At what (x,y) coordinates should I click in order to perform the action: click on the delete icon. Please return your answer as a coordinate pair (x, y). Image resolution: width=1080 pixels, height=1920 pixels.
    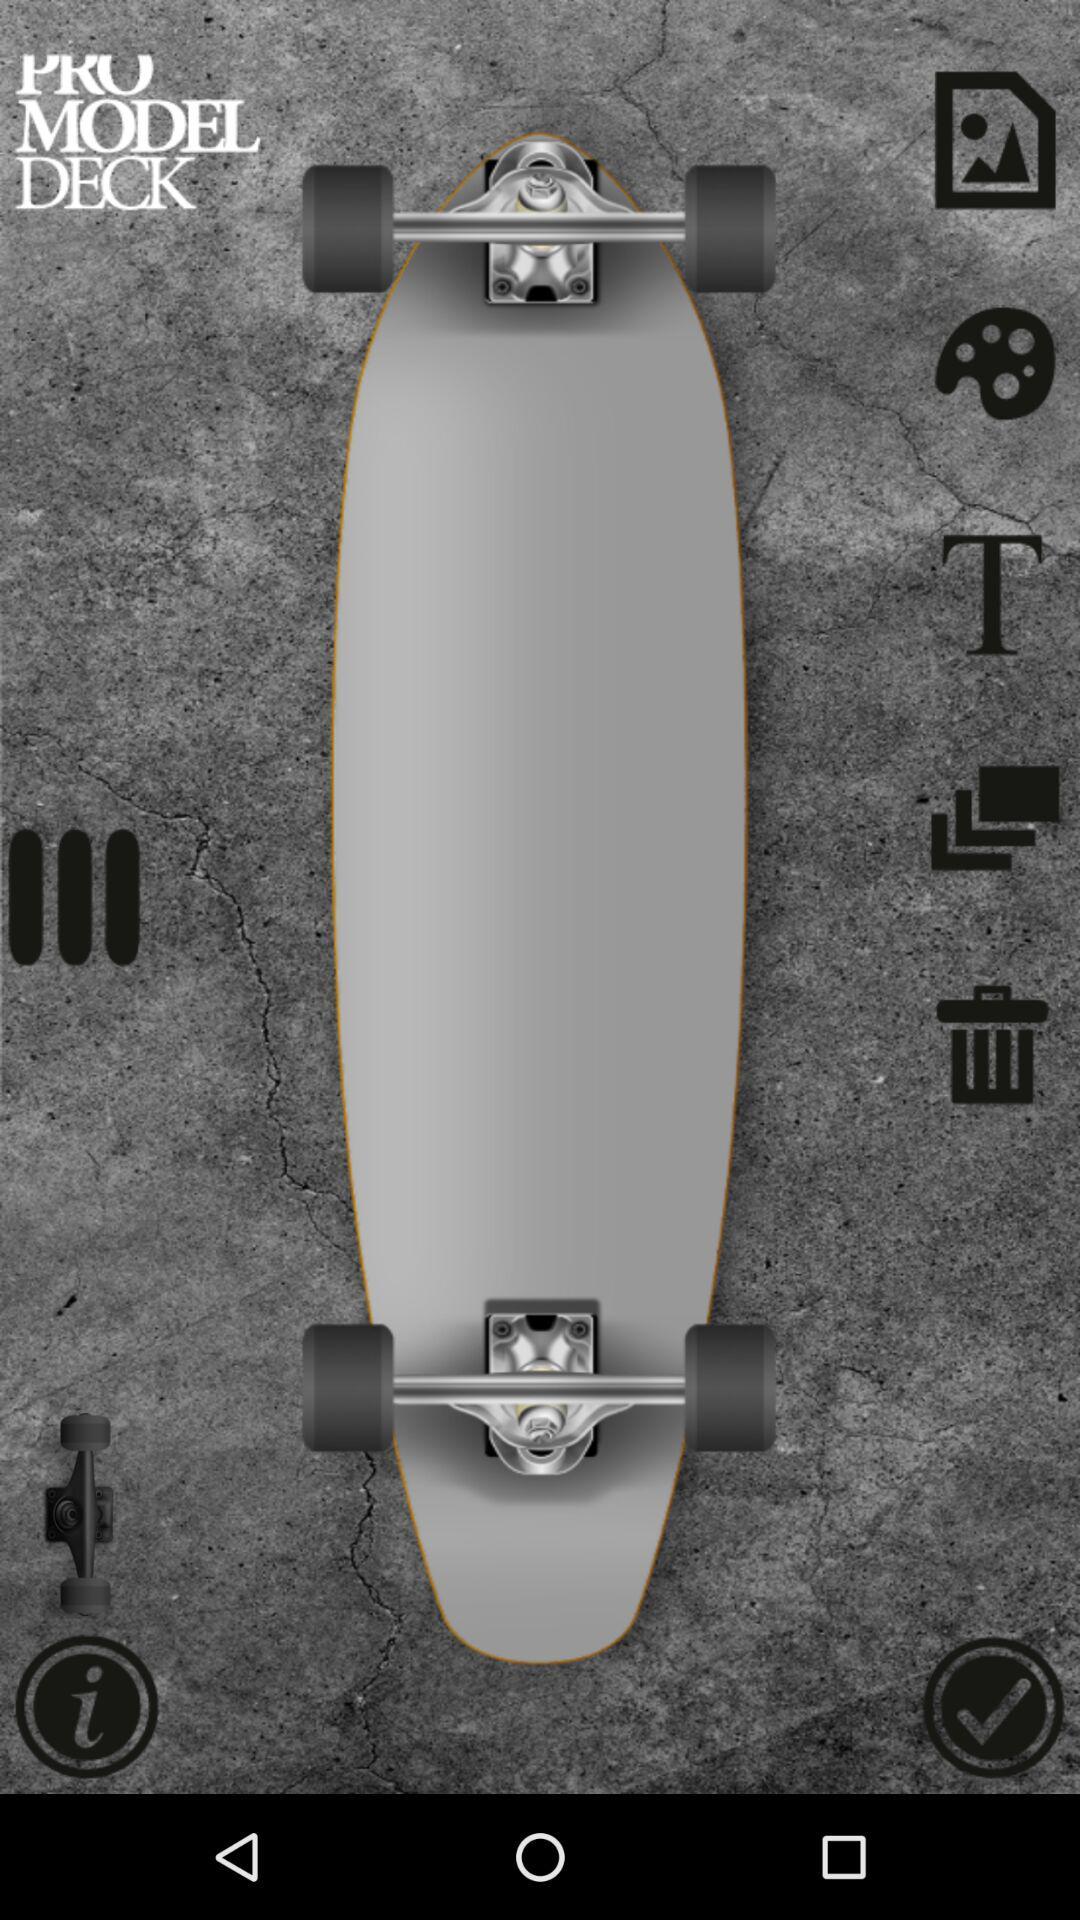
    Looking at the image, I should click on (992, 1122).